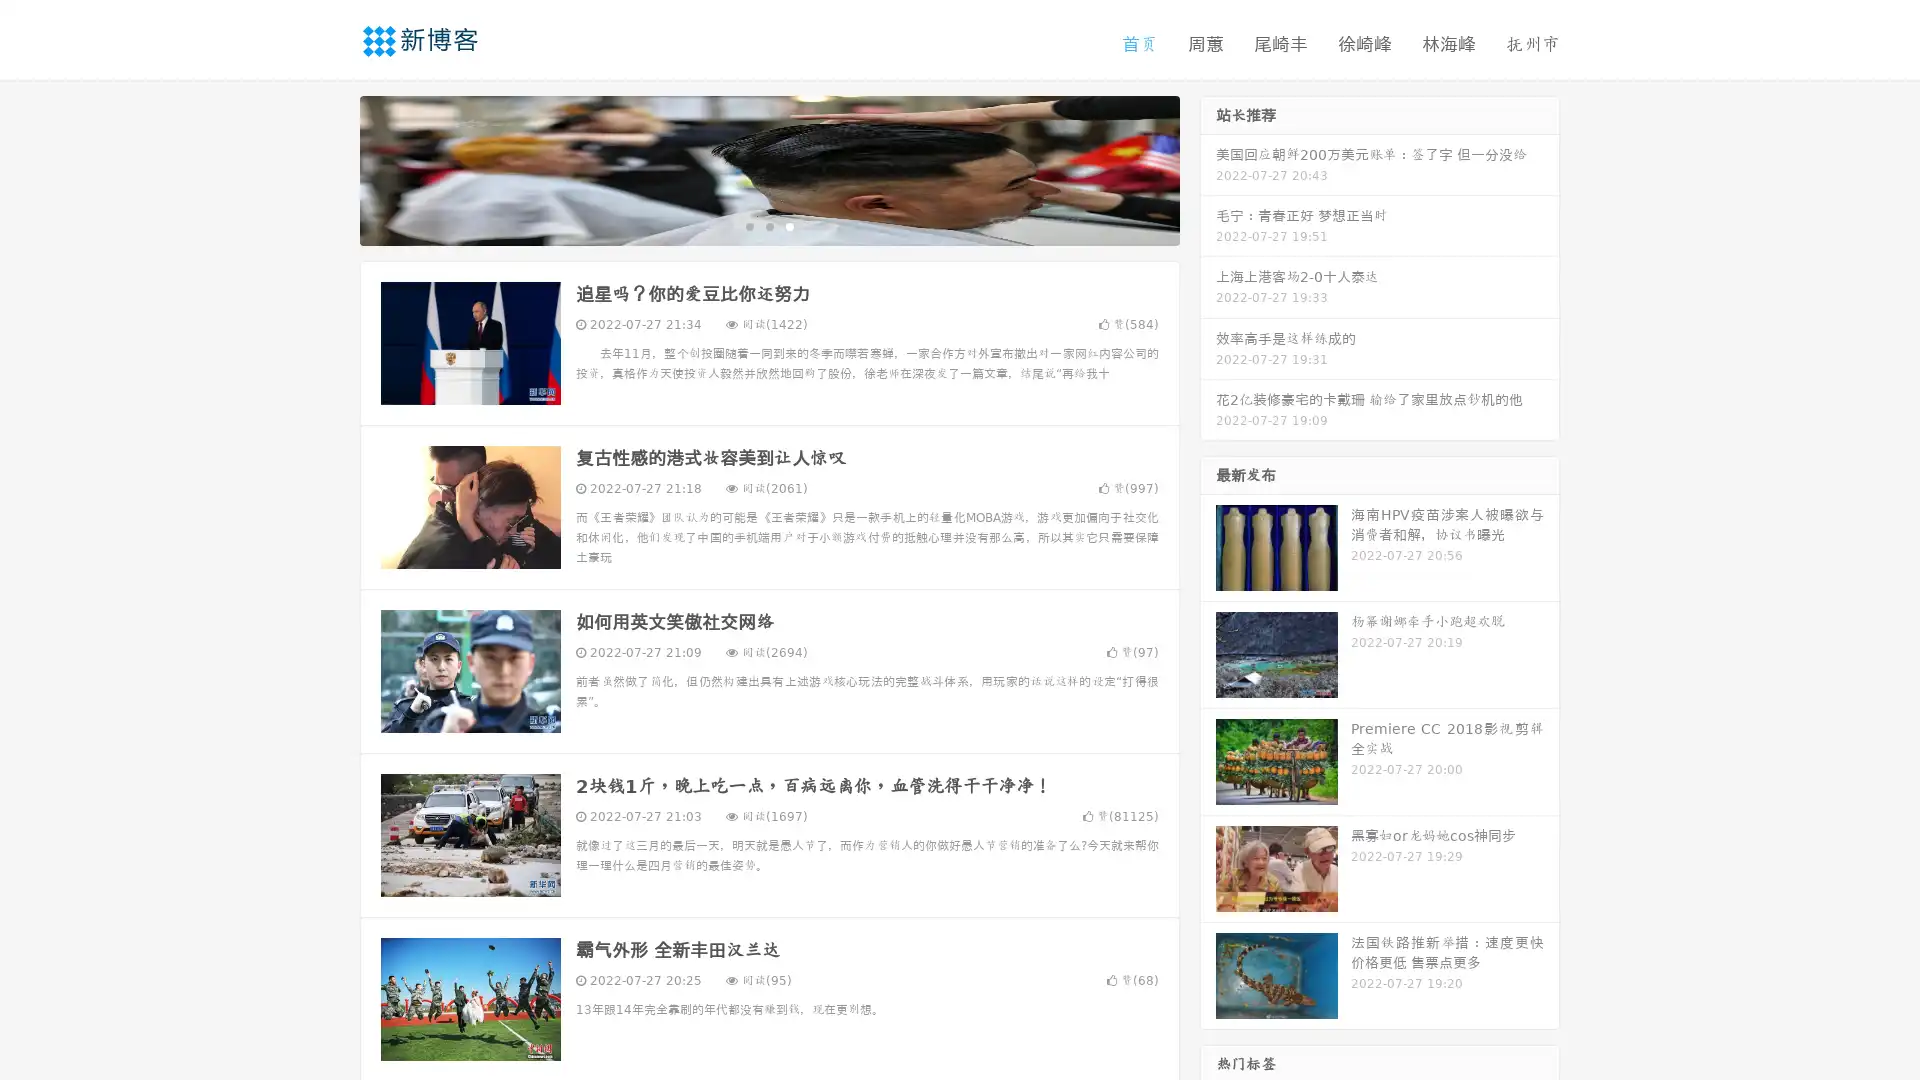  What do you see at coordinates (748, 225) in the screenshot?
I see `Go to slide 1` at bounding box center [748, 225].